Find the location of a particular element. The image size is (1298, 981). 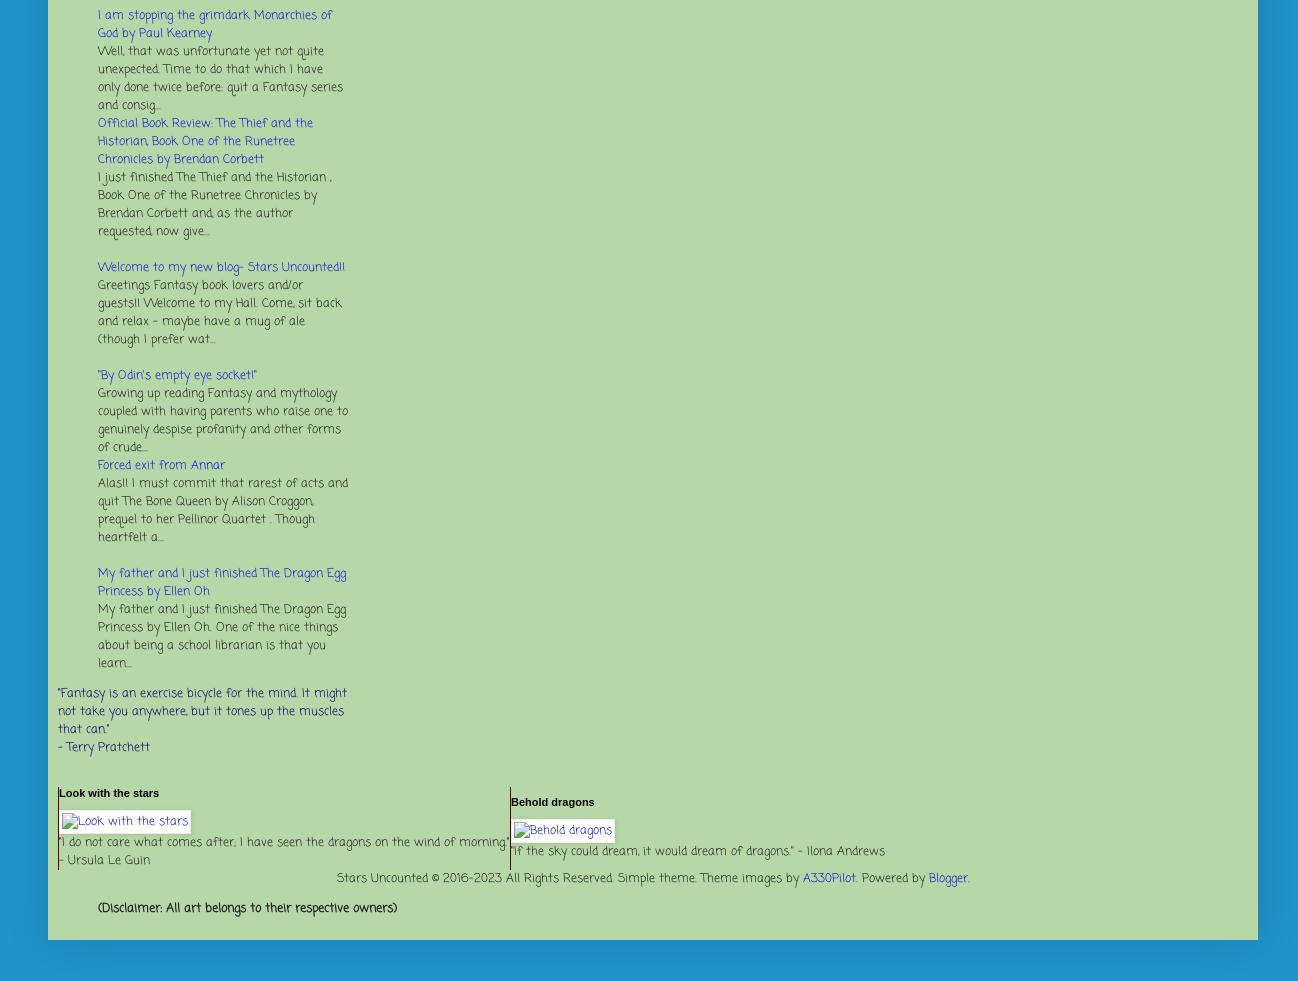

'- Ursula Le Guin' is located at coordinates (104, 861).